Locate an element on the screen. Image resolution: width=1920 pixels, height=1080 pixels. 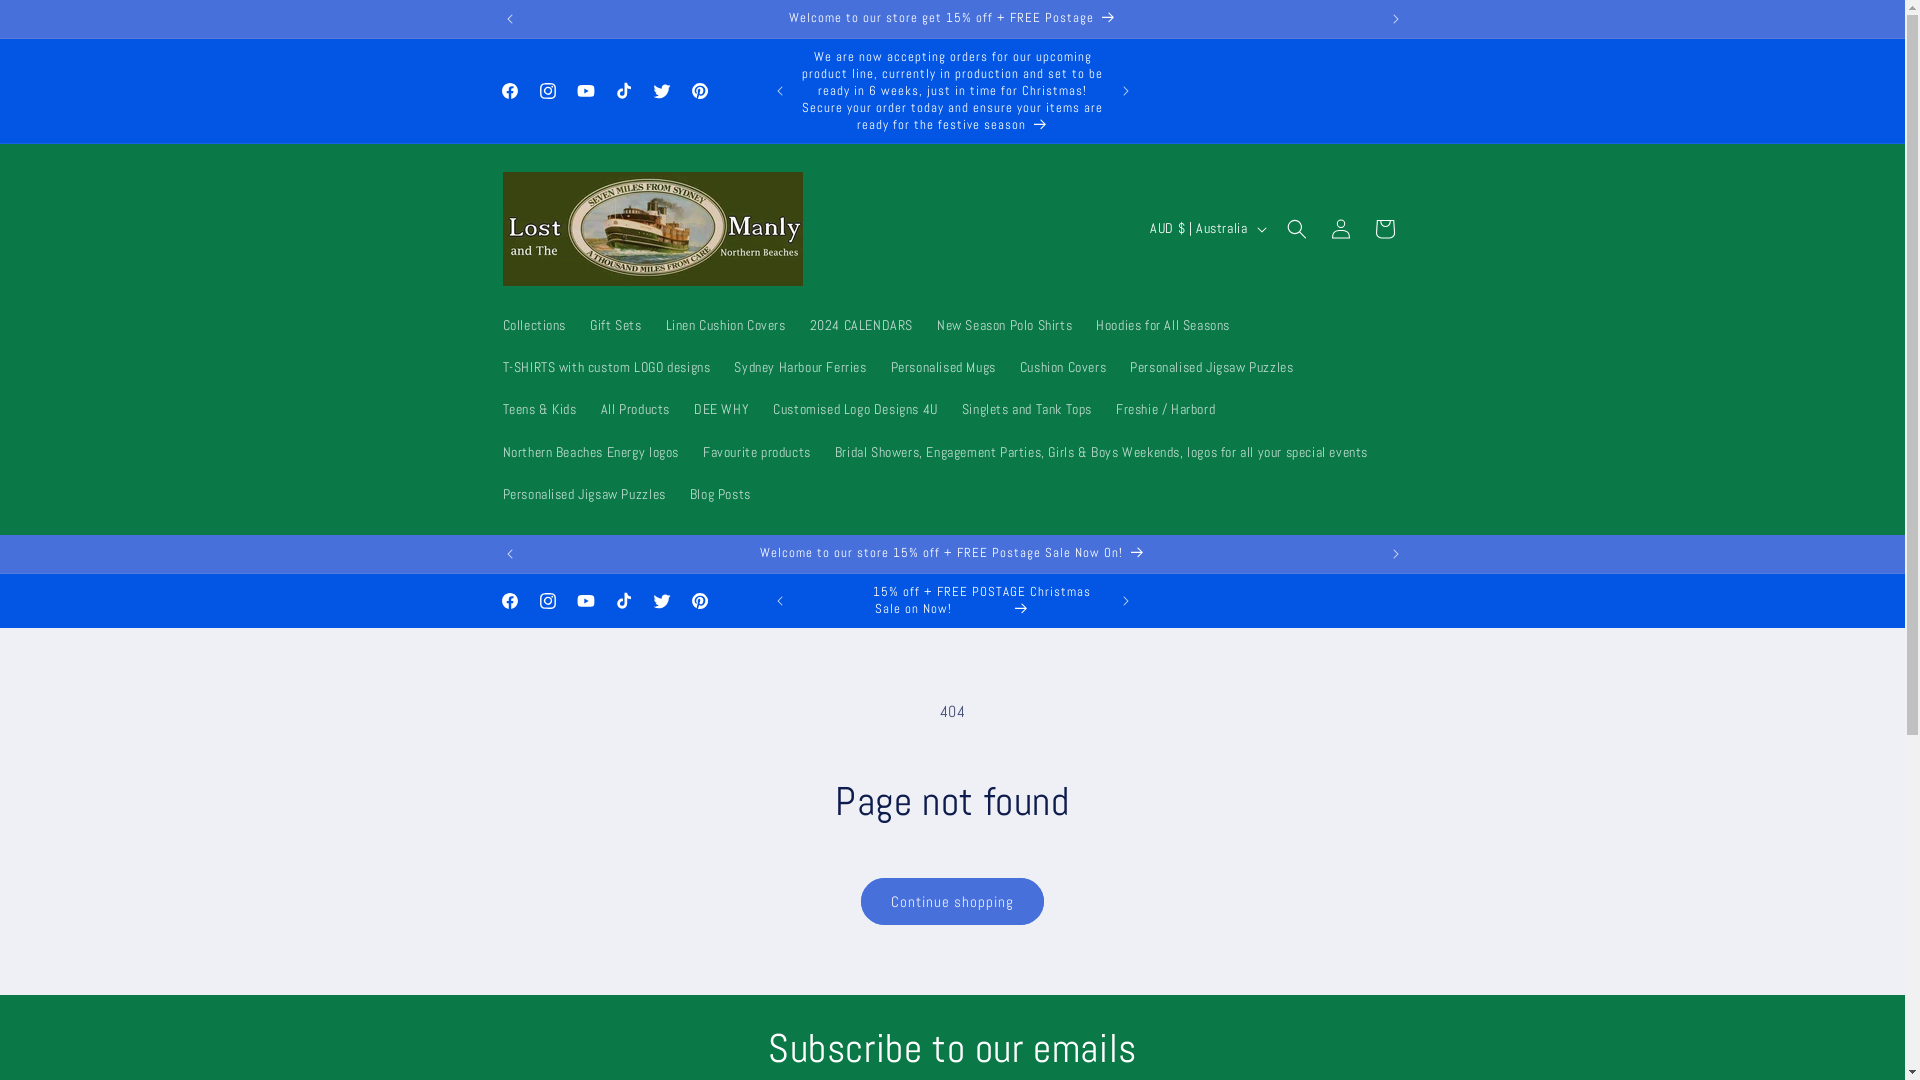
'Cart' is located at coordinates (1382, 227).